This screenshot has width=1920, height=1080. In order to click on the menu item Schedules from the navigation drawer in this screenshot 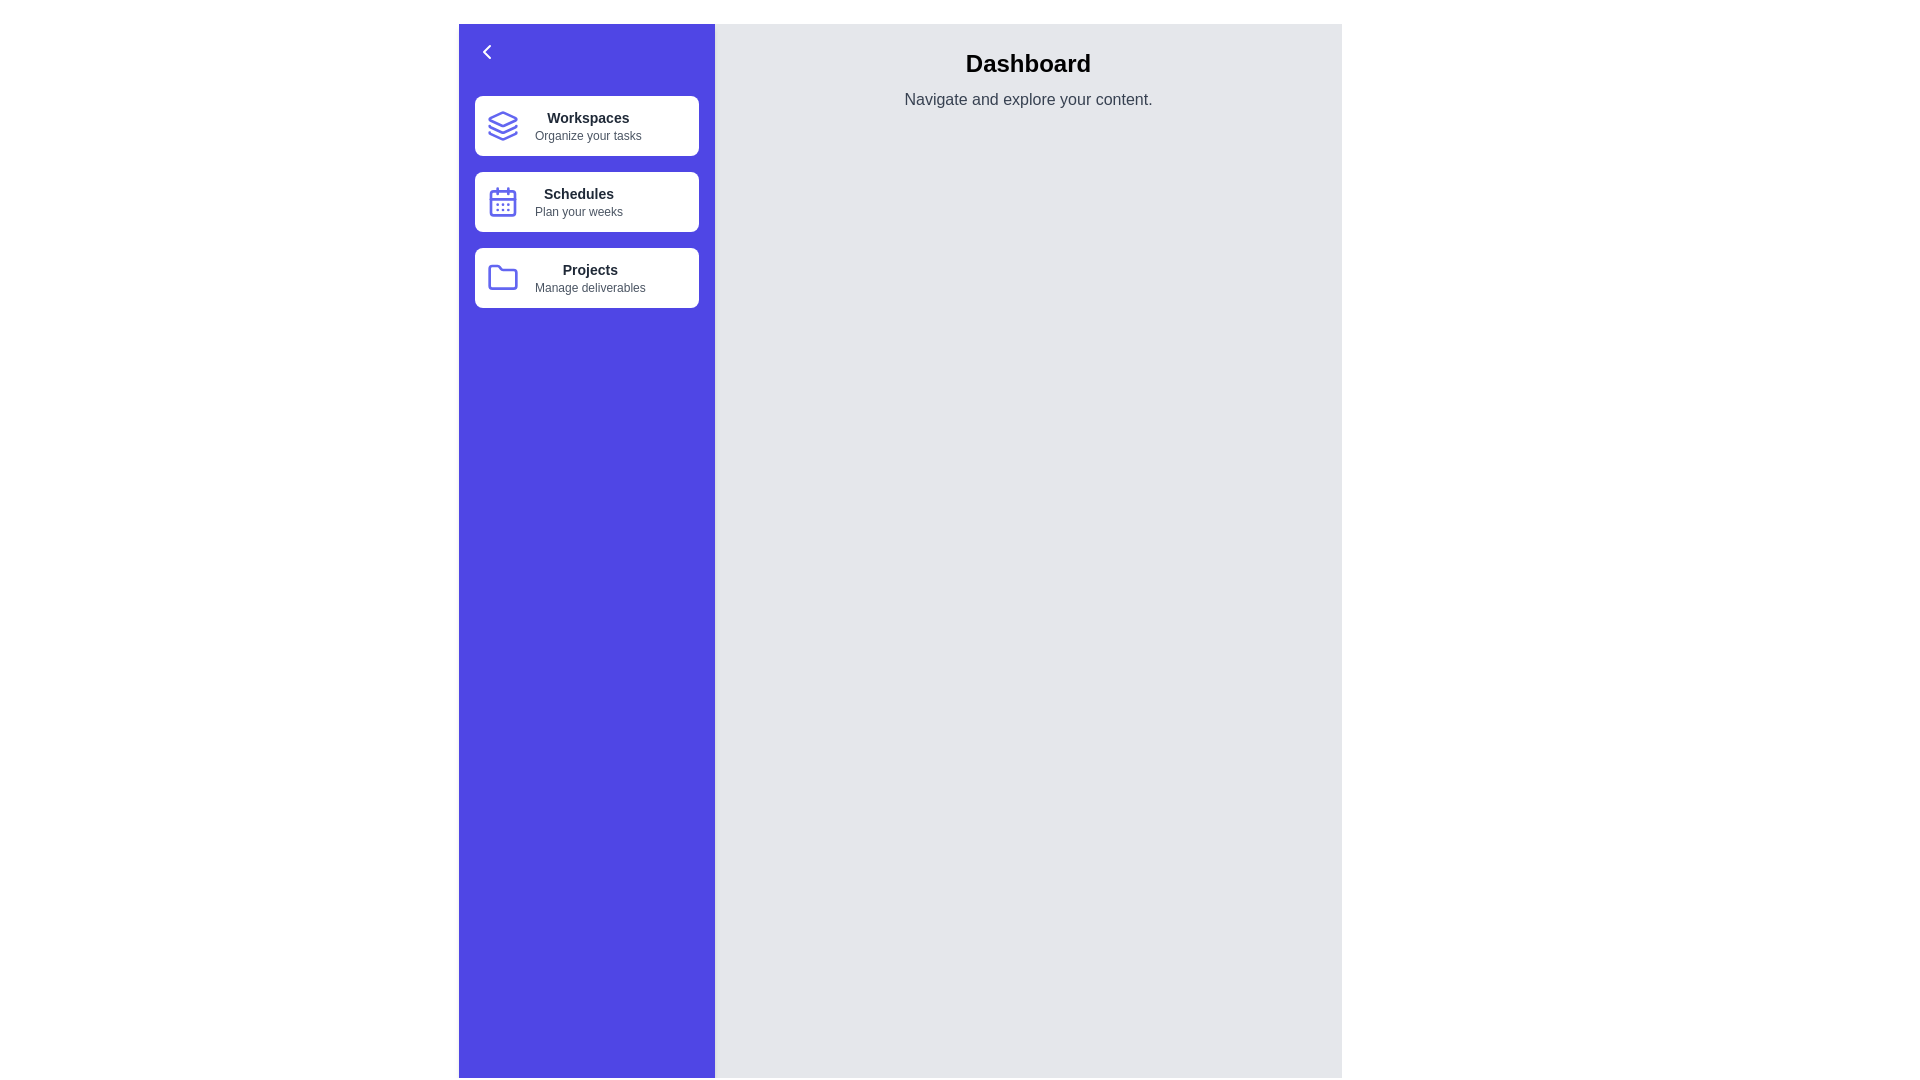, I will do `click(585, 201)`.